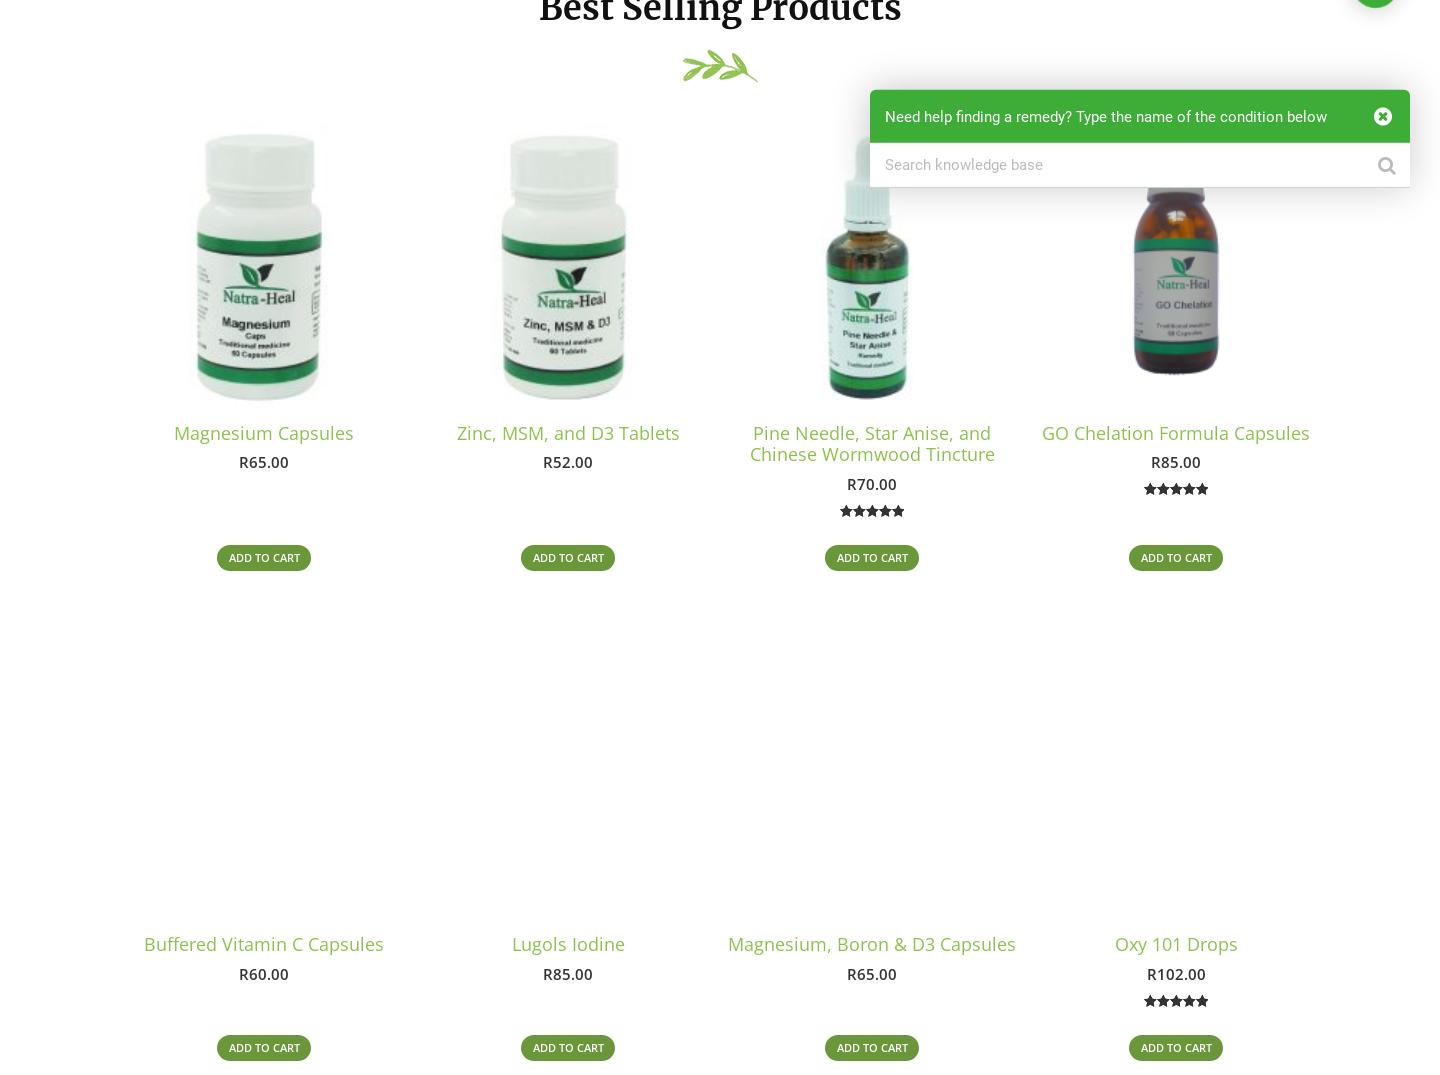  I want to click on '102.00', so click(1180, 975).